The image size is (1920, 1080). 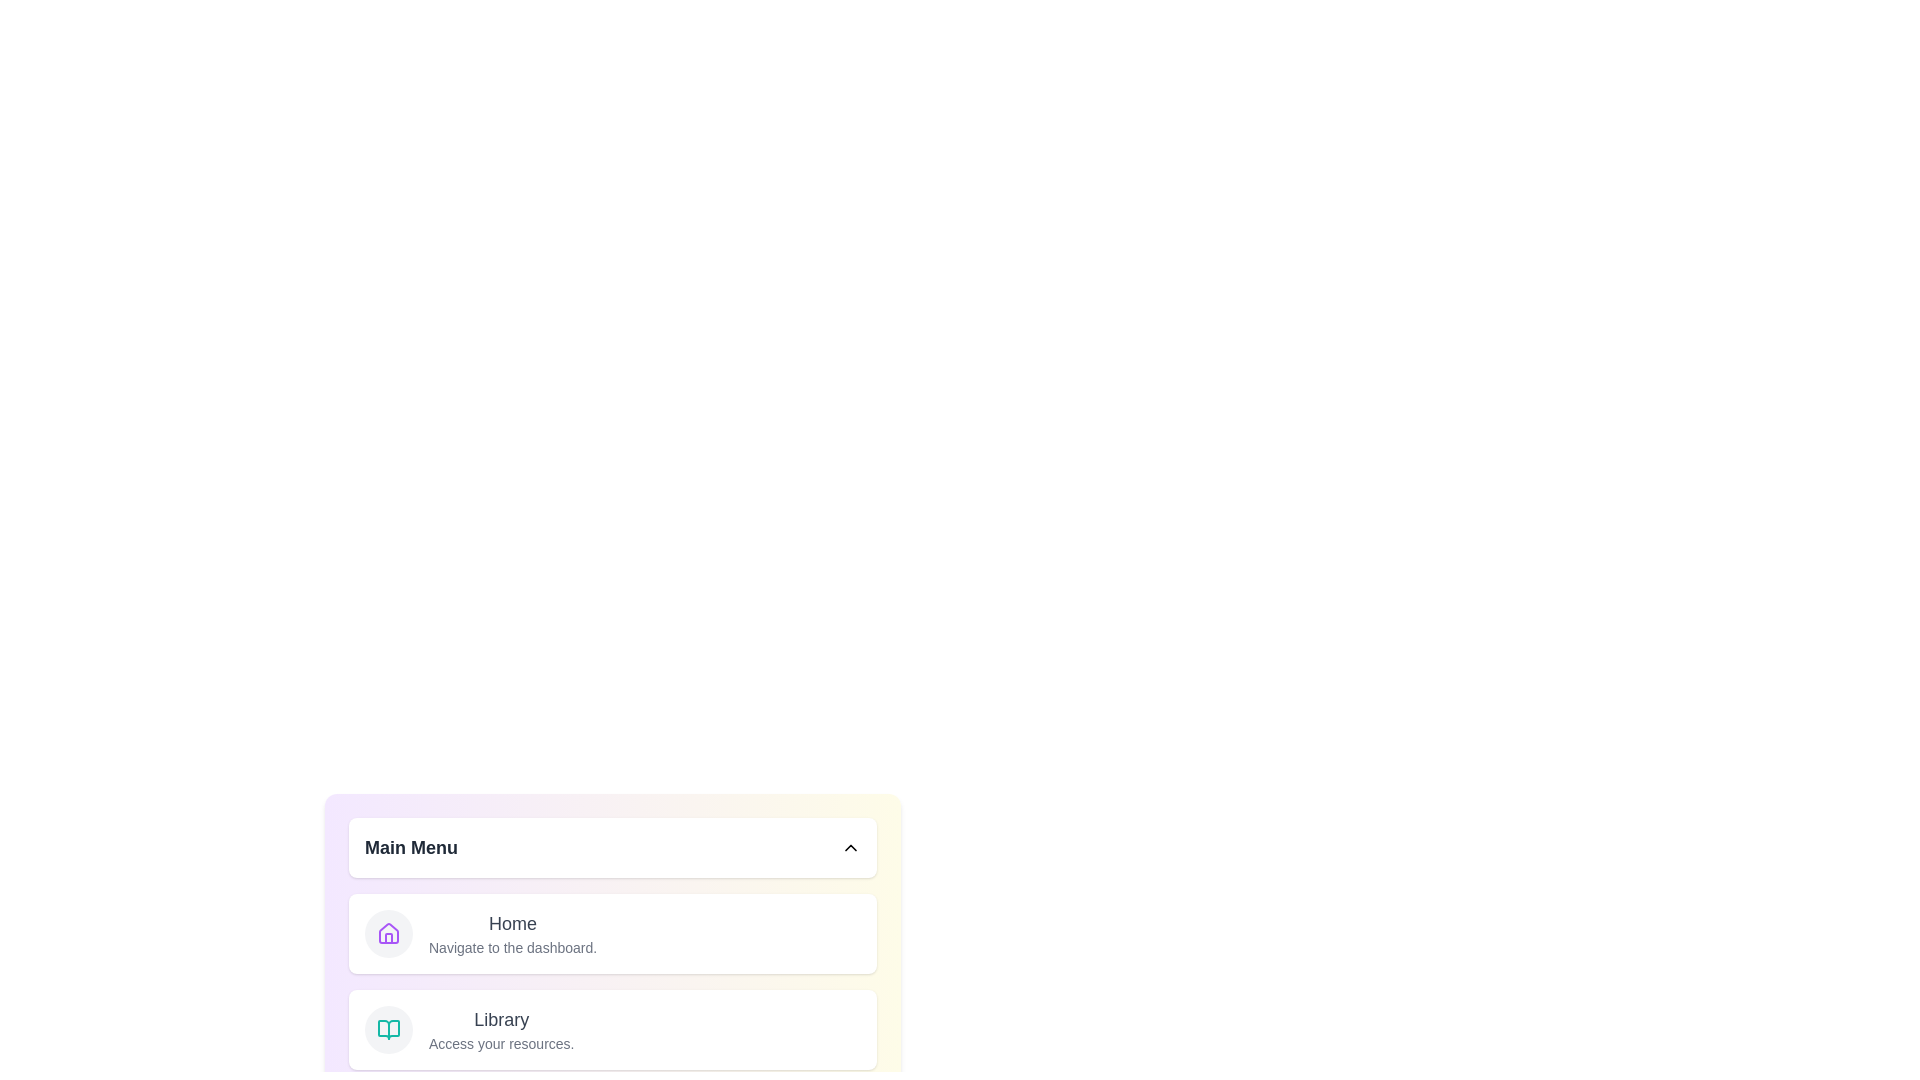 What do you see at coordinates (388, 933) in the screenshot?
I see `the menu item labeled Home` at bounding box center [388, 933].